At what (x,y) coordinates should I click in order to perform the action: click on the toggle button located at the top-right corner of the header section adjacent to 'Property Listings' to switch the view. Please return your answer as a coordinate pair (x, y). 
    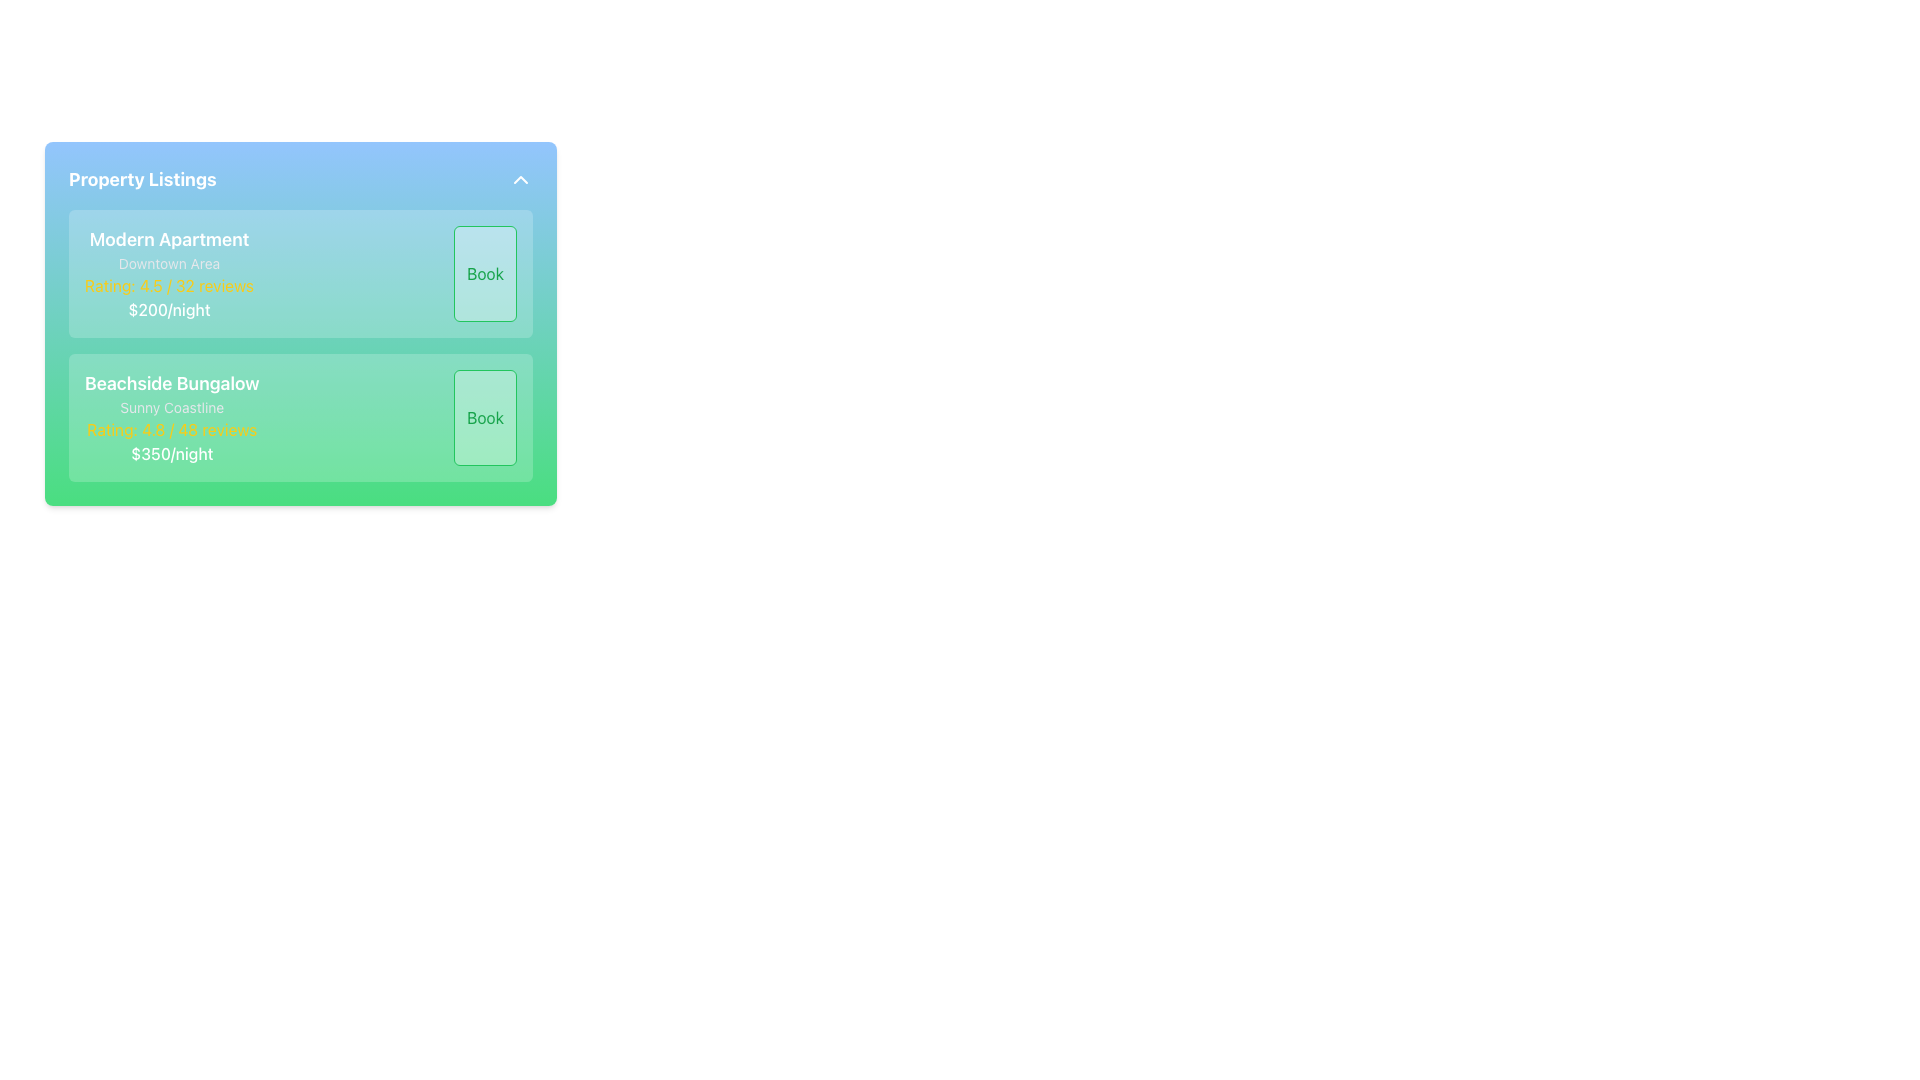
    Looking at the image, I should click on (521, 180).